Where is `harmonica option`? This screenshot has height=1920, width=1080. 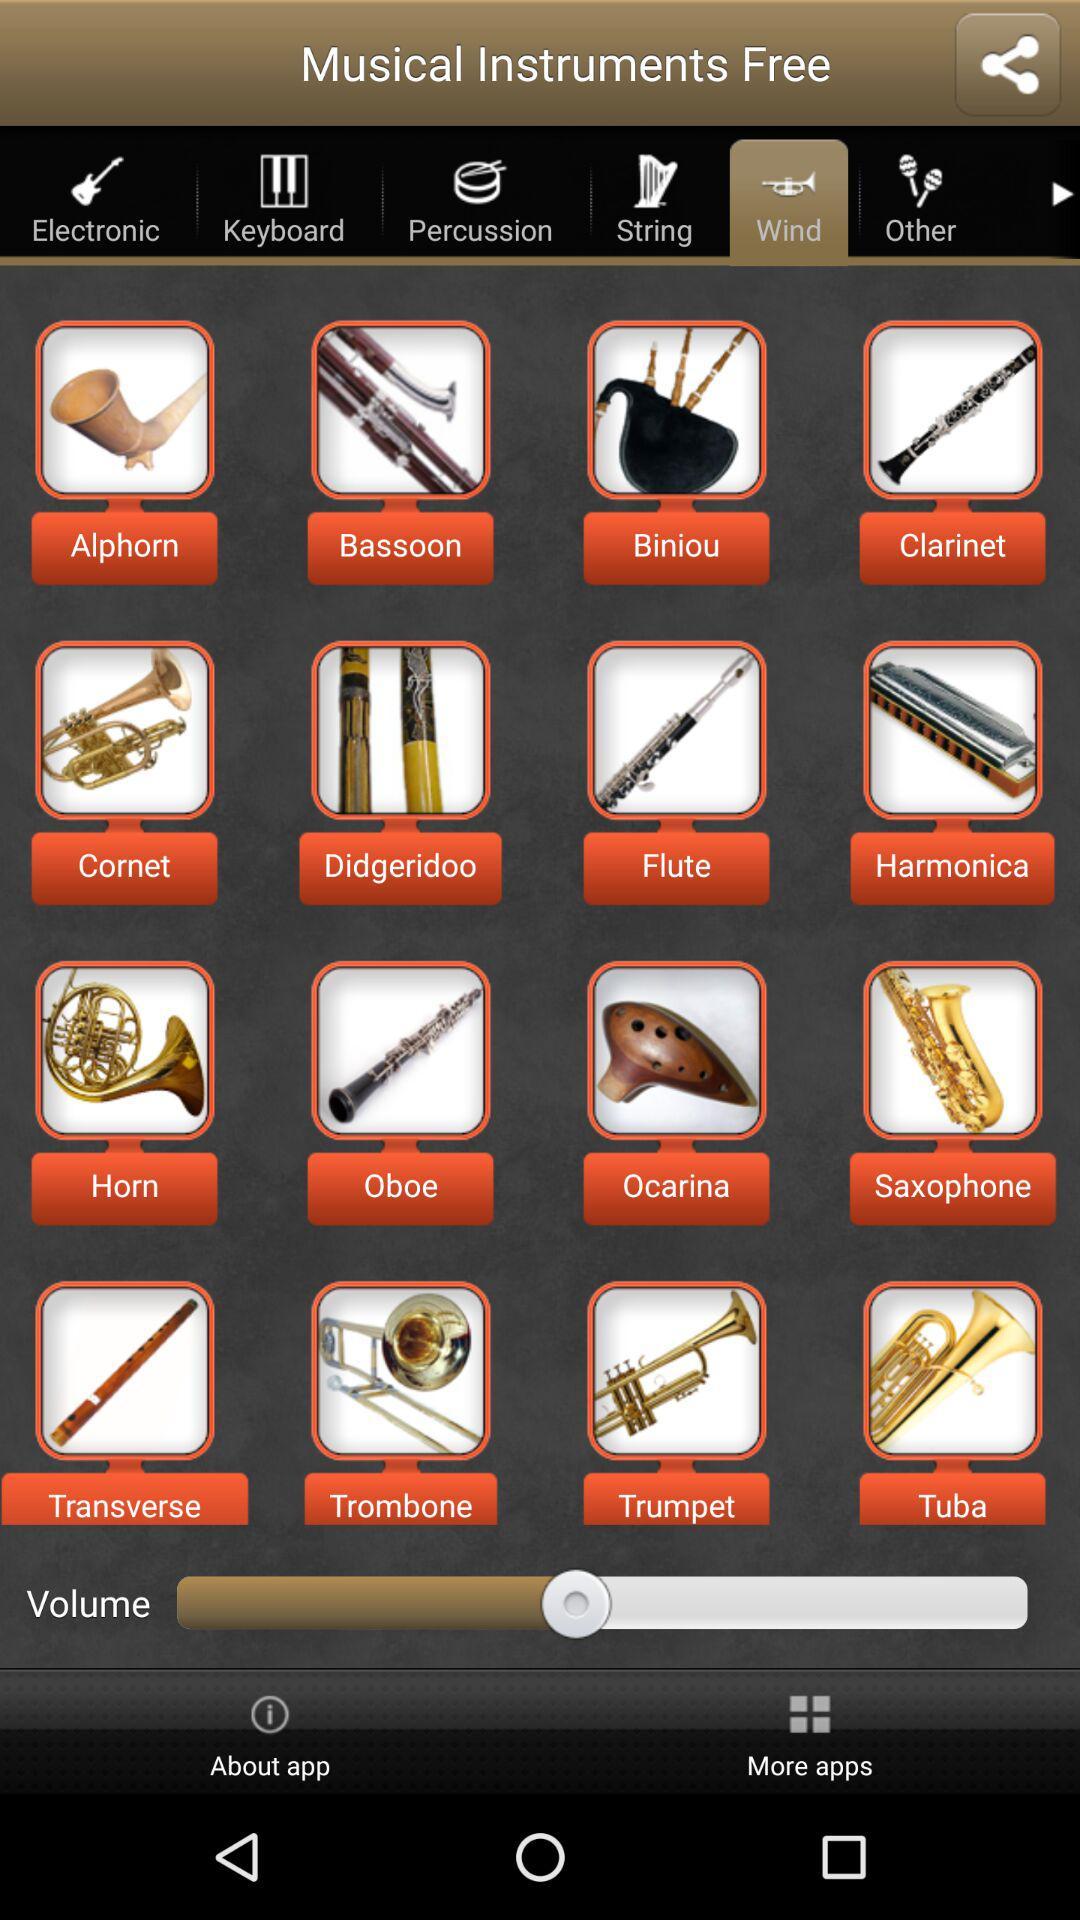
harmonica option is located at coordinates (951, 729).